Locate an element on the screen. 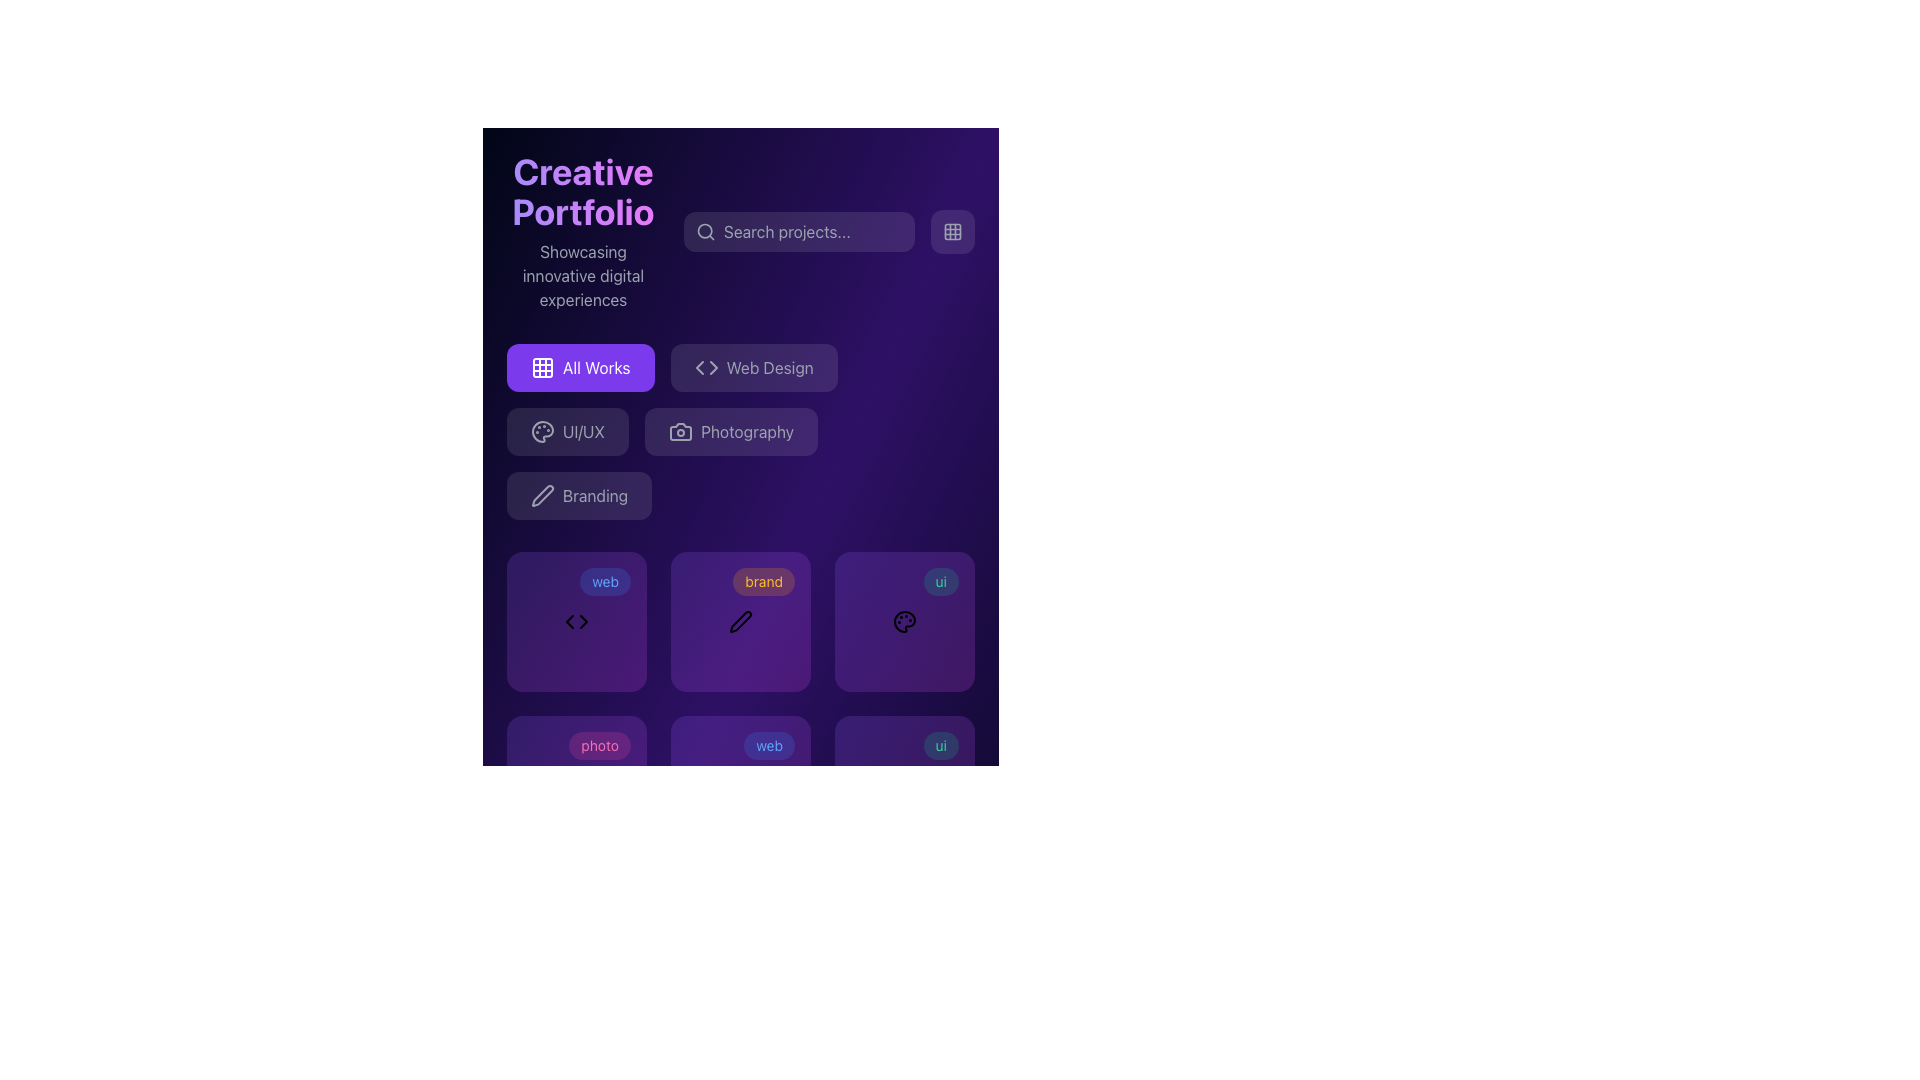 This screenshot has height=1080, width=1920. the icon resembling angle brackets ('<>') located on the left side of the 'Web Design' button in the menu options is located at coordinates (706, 367).